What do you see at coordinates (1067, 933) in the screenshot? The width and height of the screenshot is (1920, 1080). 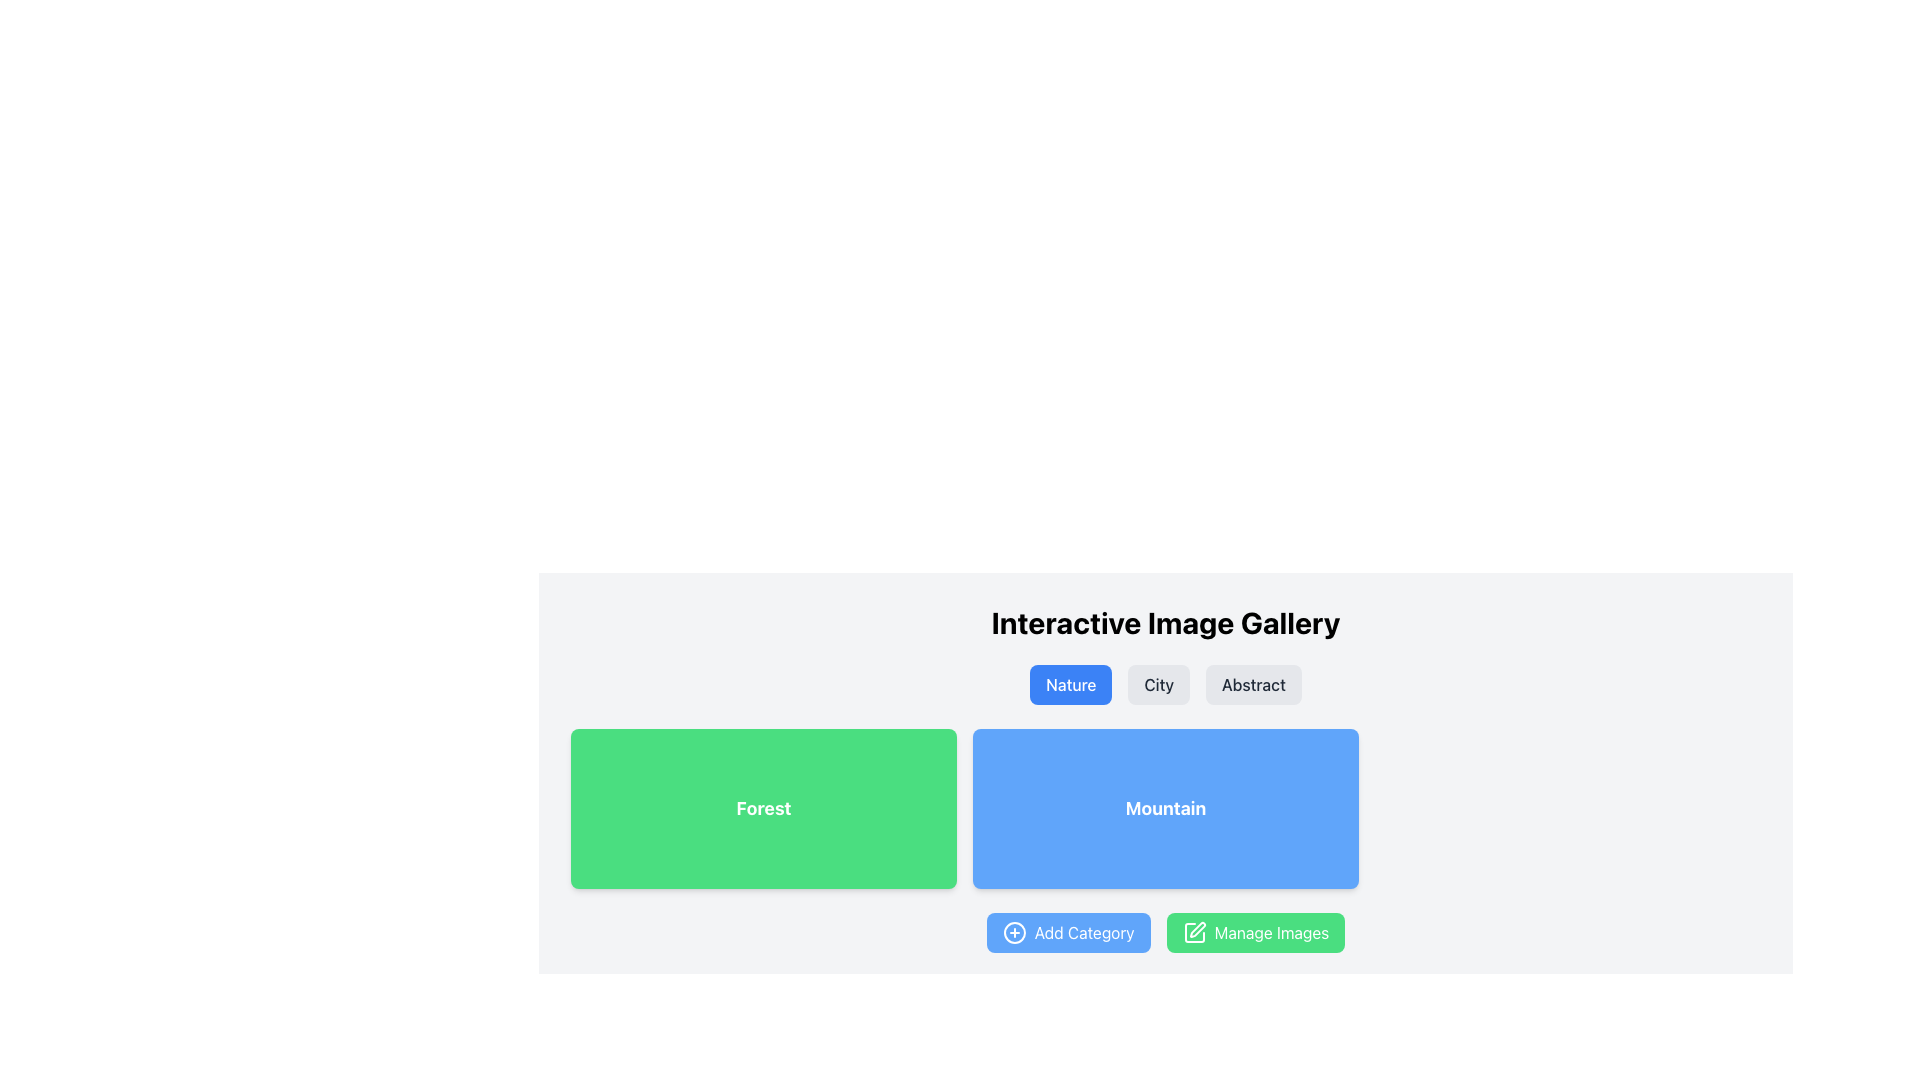 I see `the leftmost button at the bottom of the interface` at bounding box center [1067, 933].